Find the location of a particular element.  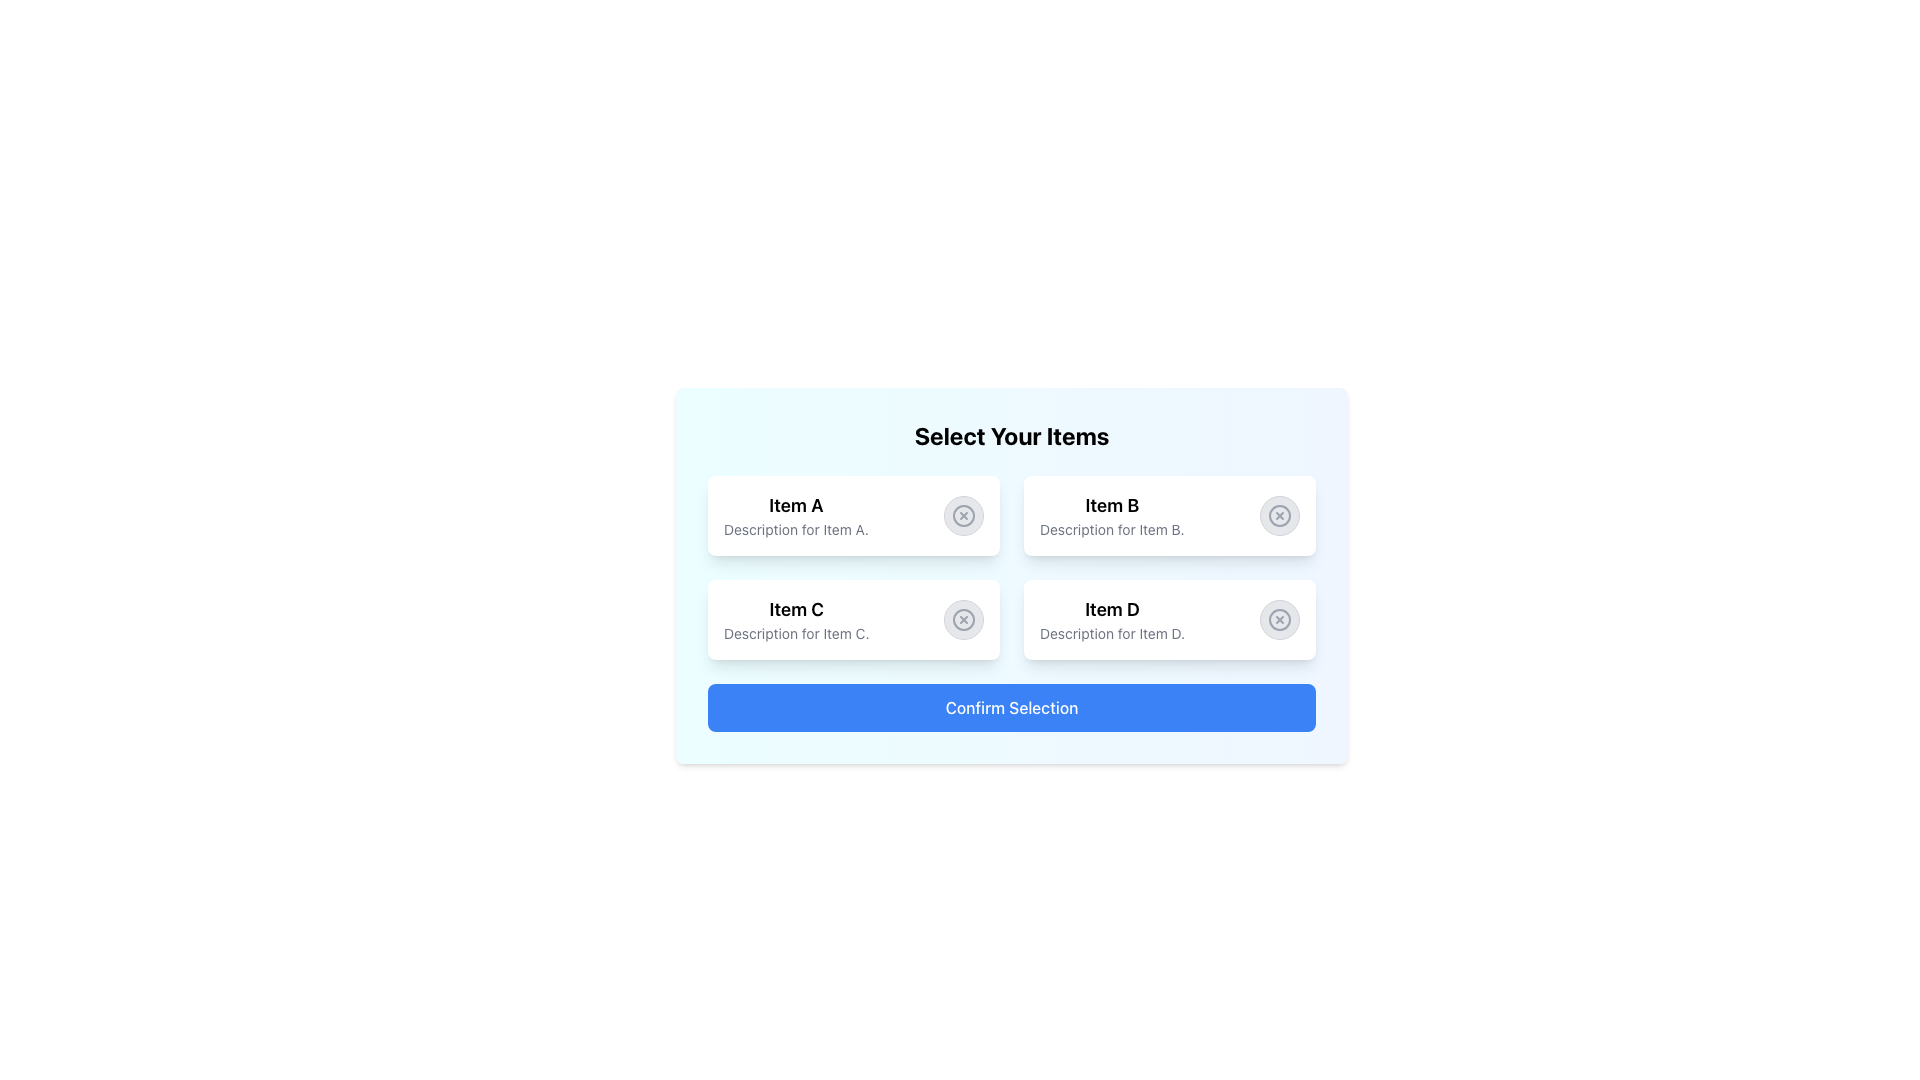

the Information display card for 'Item B', which provides its name and description, positioned in the grid layout as the second card, right of 'Item A' and above 'Item D' is located at coordinates (1111, 515).